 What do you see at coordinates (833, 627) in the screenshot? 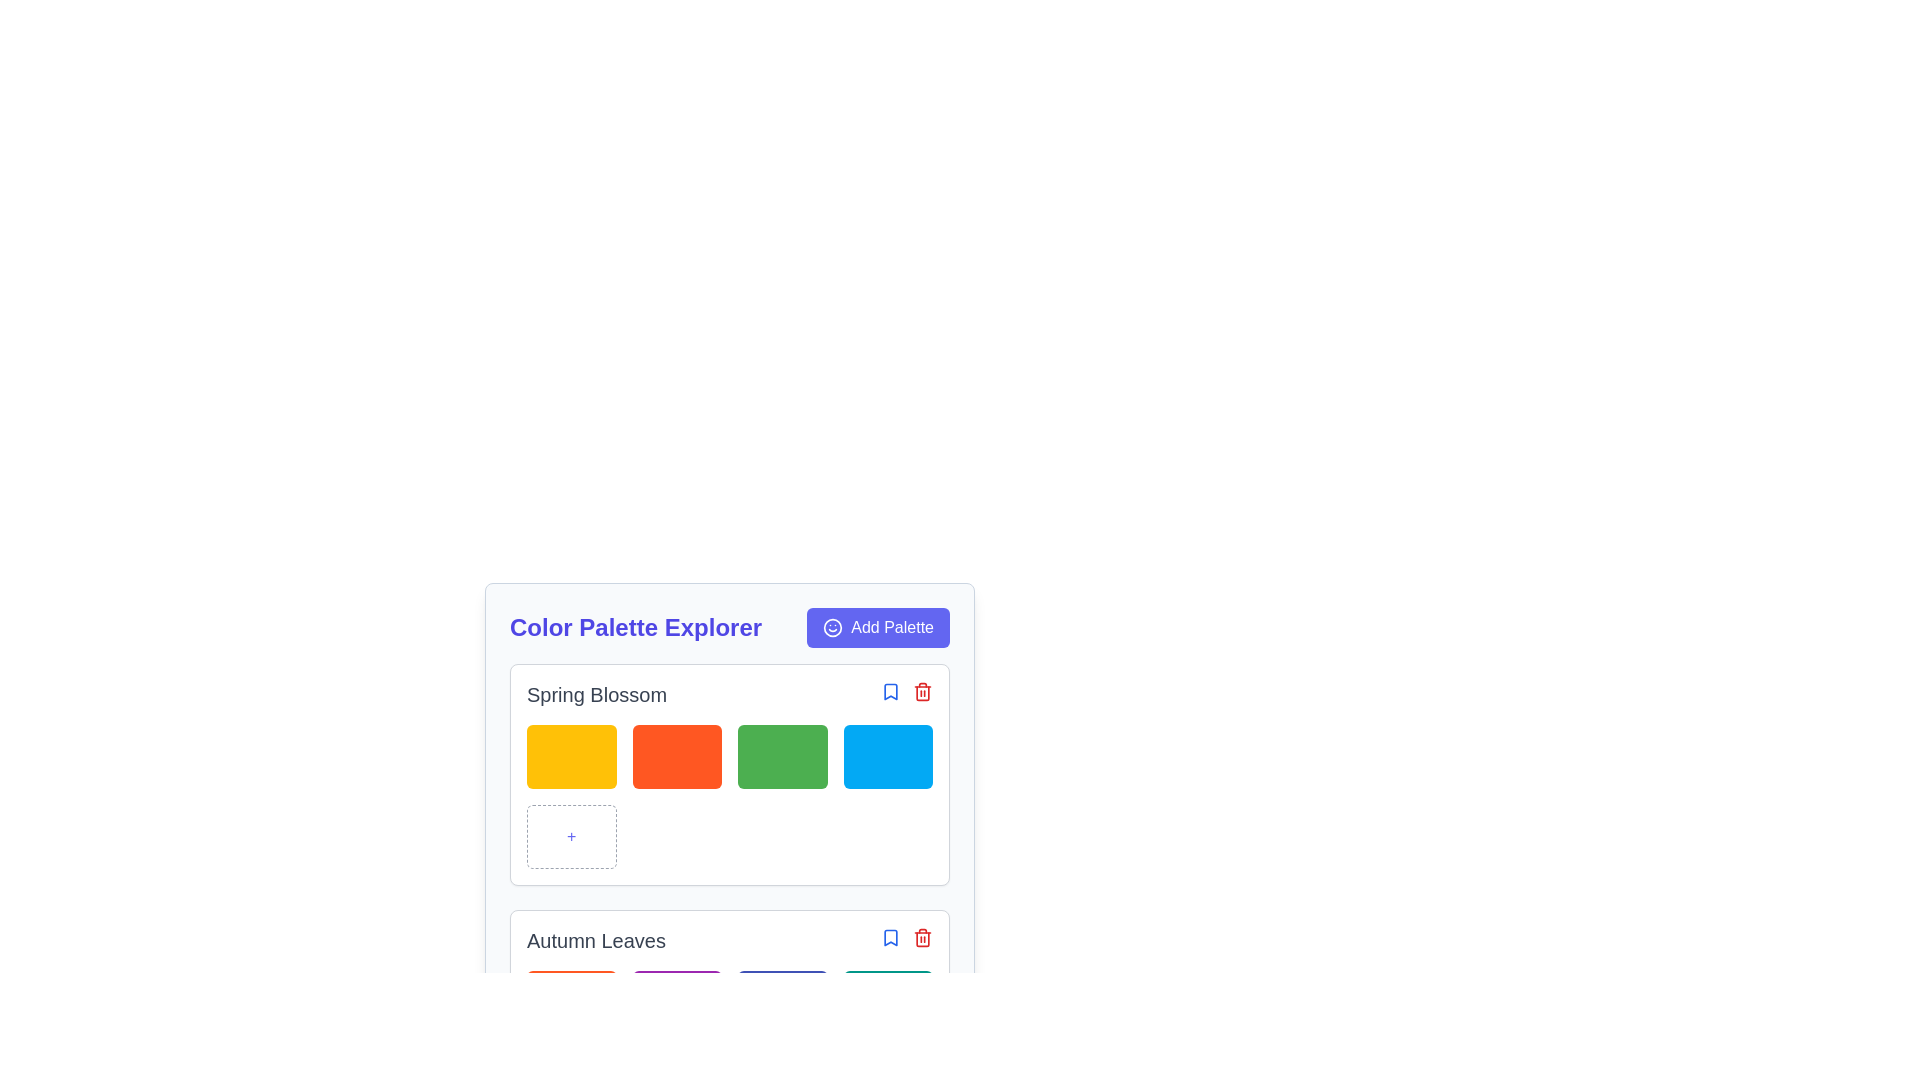
I see `the decorative icon resembling a smiley face located near the top-right corner of the main interface section` at bounding box center [833, 627].